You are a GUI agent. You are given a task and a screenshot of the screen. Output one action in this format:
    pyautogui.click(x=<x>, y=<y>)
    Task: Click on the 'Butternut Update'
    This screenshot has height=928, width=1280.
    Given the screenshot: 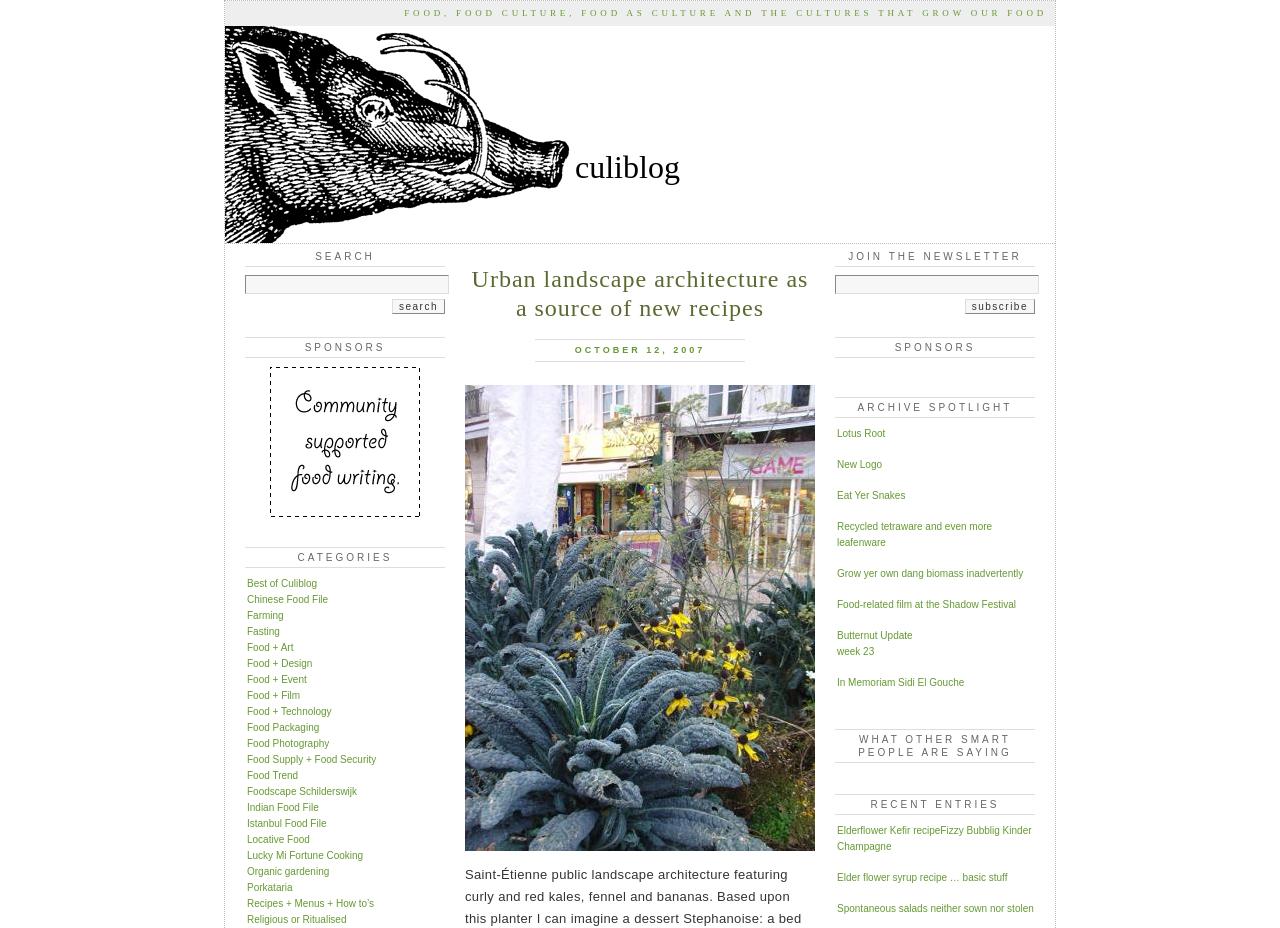 What is the action you would take?
    pyautogui.click(x=874, y=634)
    